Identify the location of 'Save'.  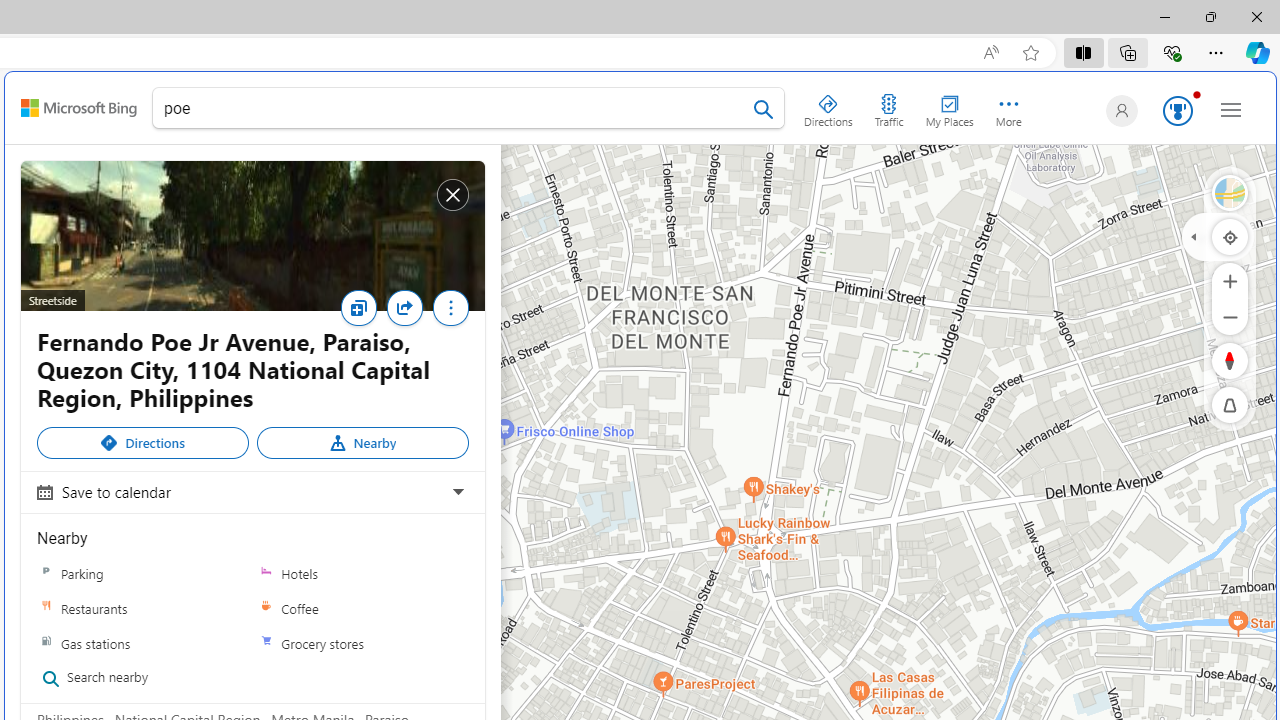
(359, 308).